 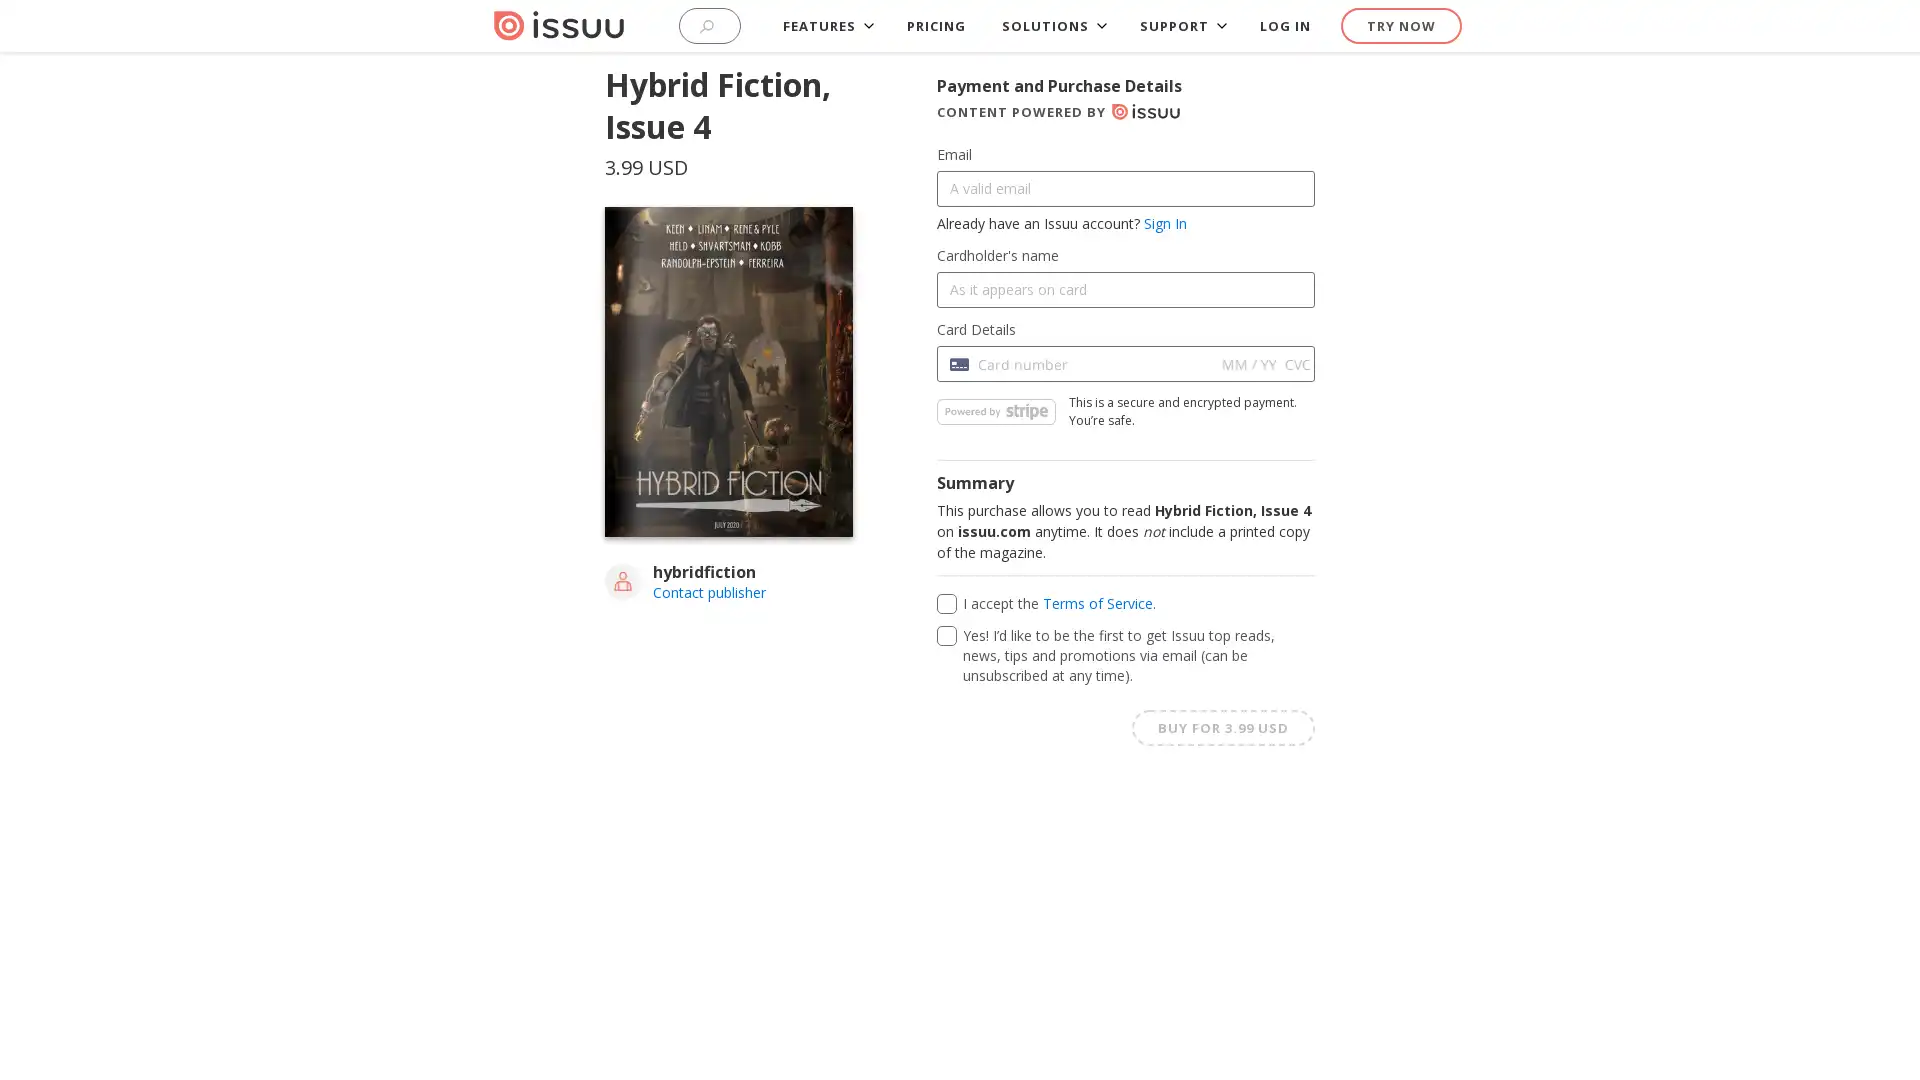 What do you see at coordinates (709, 591) in the screenshot?
I see `Contact publisher` at bounding box center [709, 591].